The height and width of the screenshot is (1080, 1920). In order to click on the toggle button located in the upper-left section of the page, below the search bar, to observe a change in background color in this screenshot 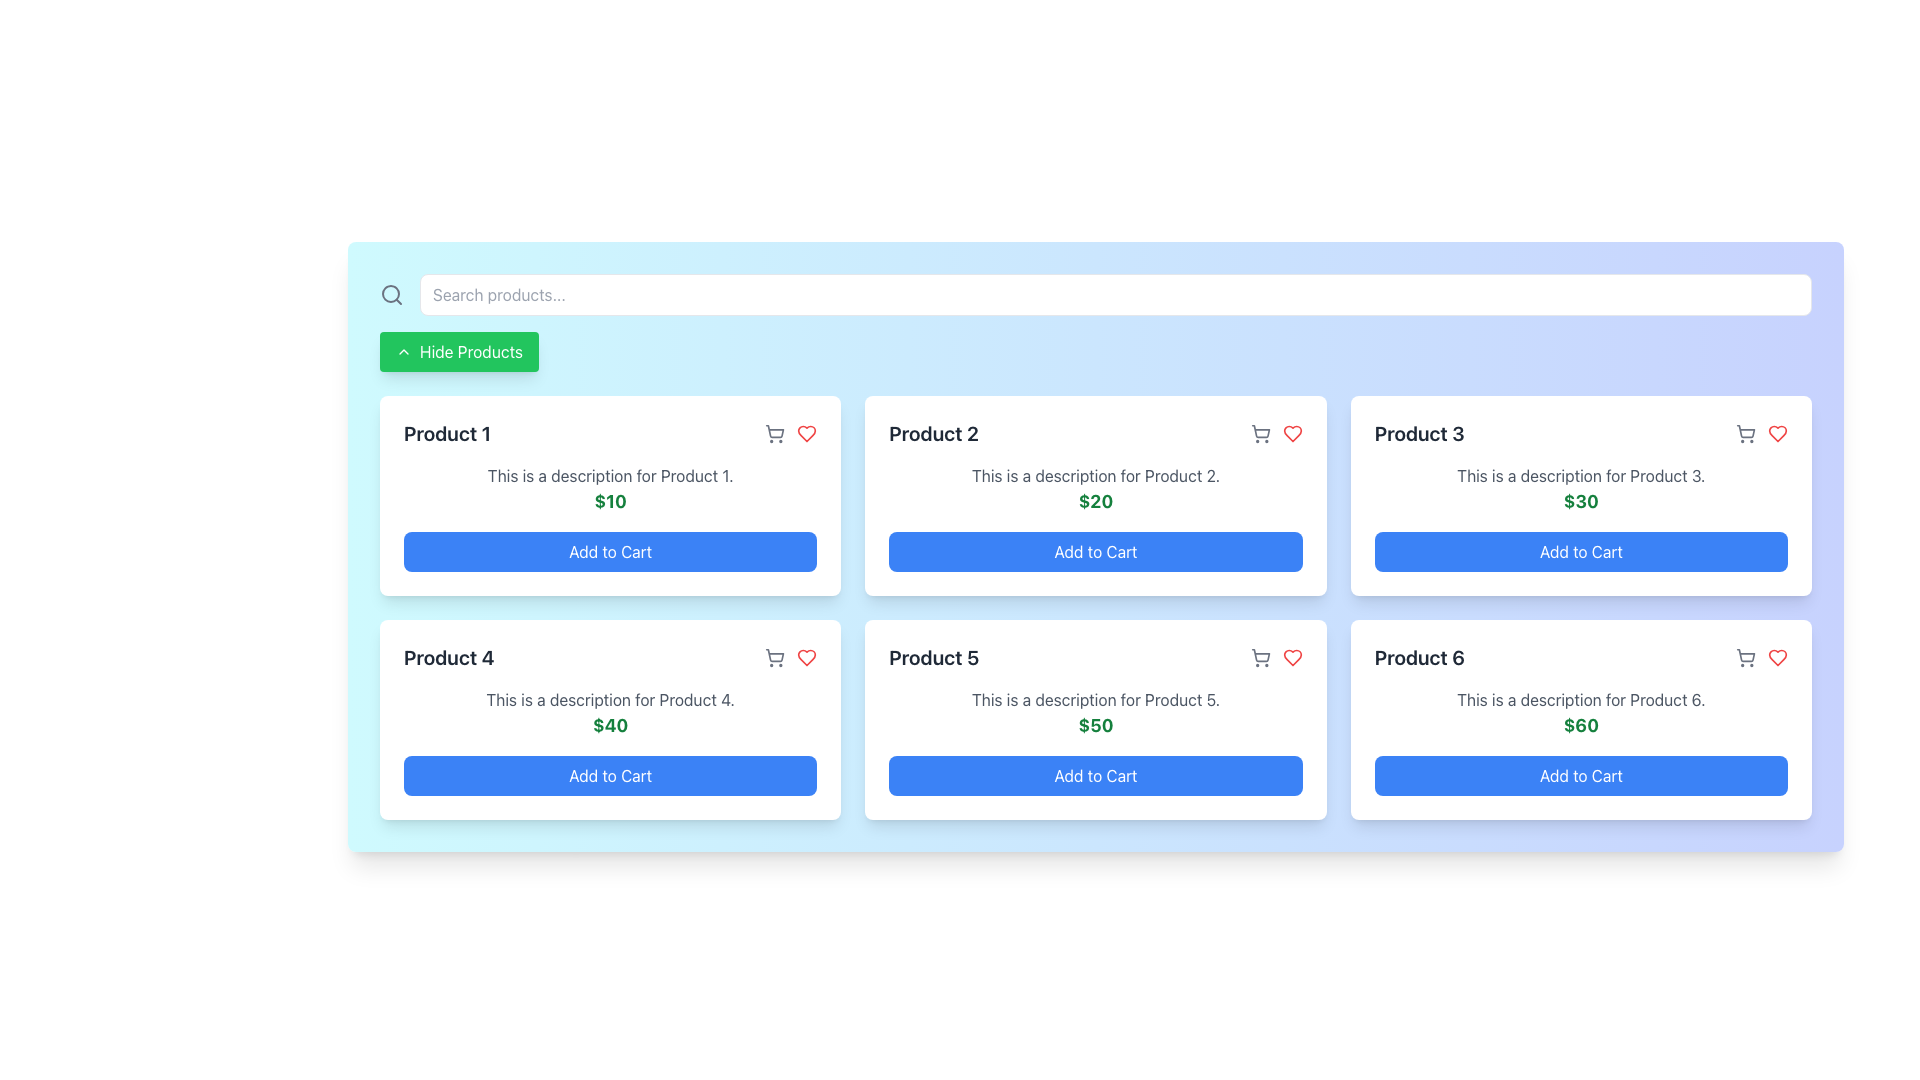, I will do `click(458, 350)`.